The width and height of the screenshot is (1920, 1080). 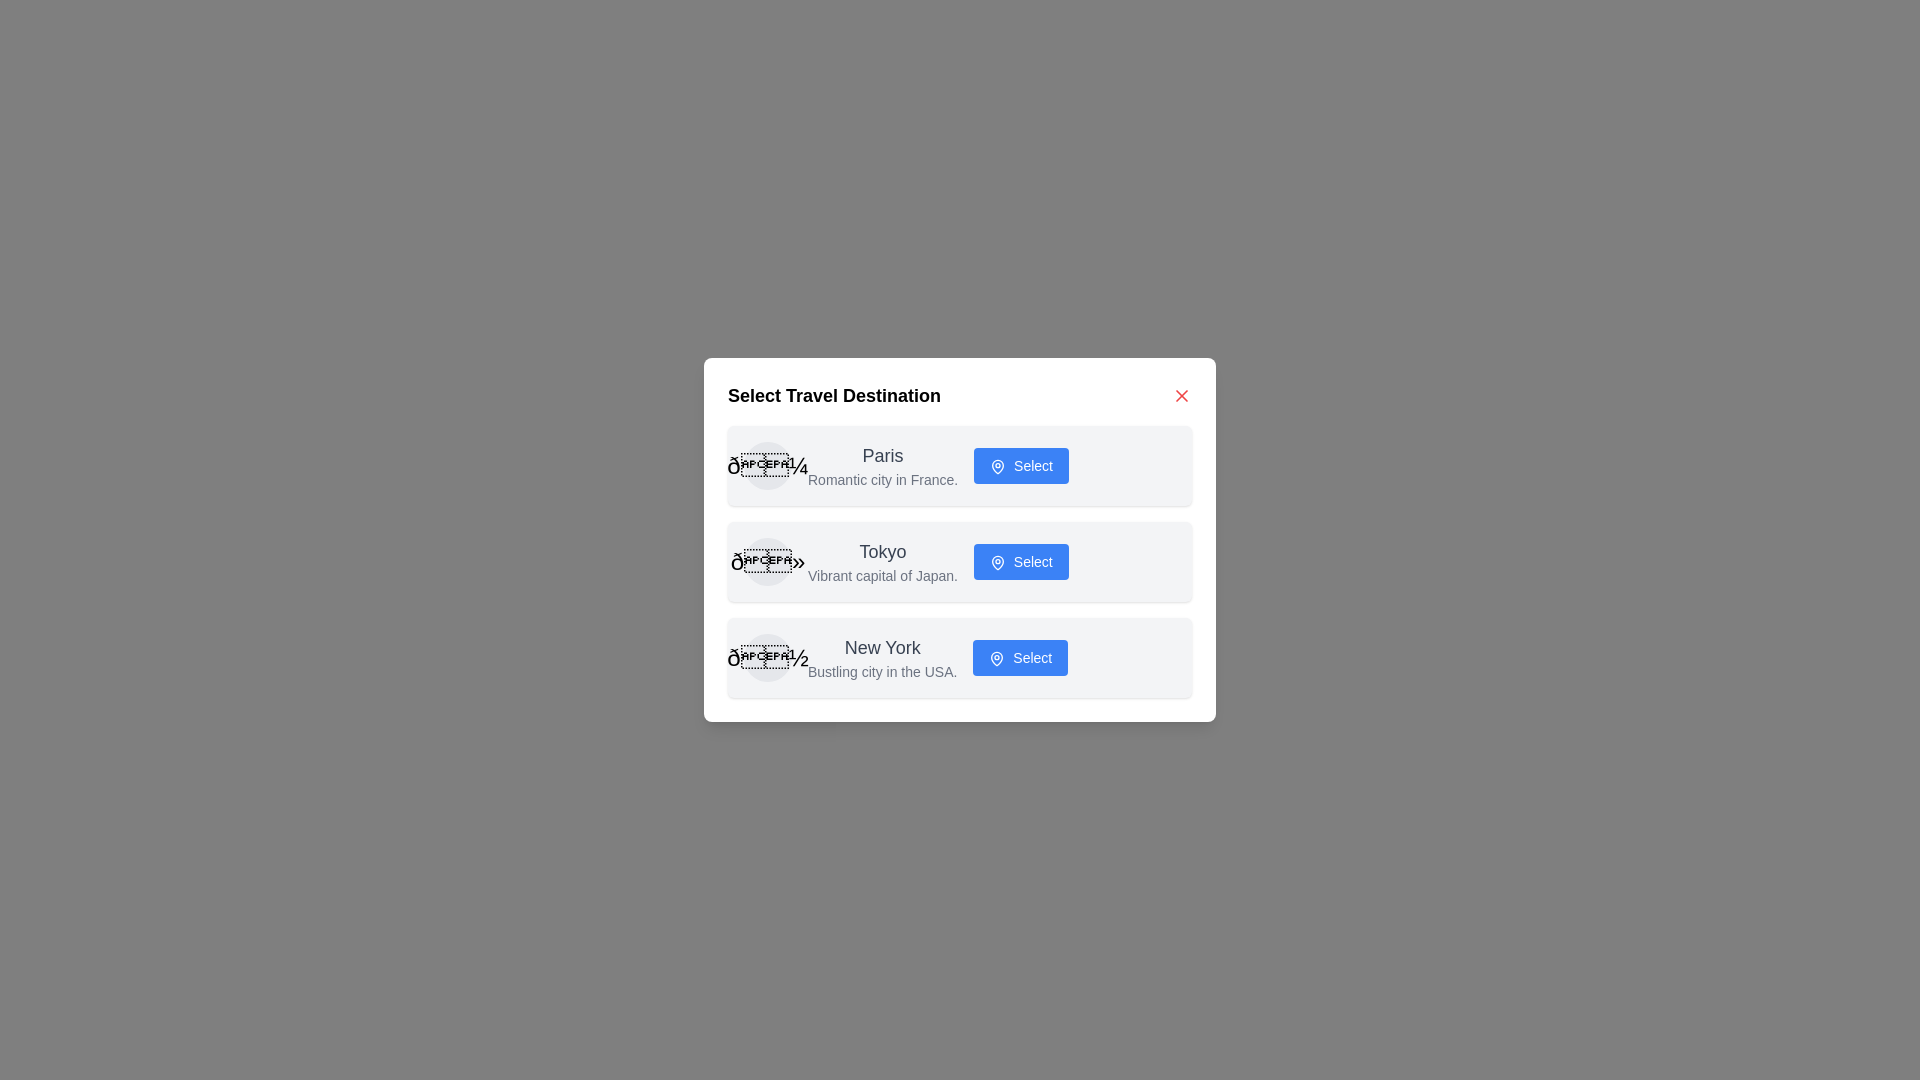 What do you see at coordinates (1020, 658) in the screenshot?
I see `'Select' button for the destination New York` at bounding box center [1020, 658].